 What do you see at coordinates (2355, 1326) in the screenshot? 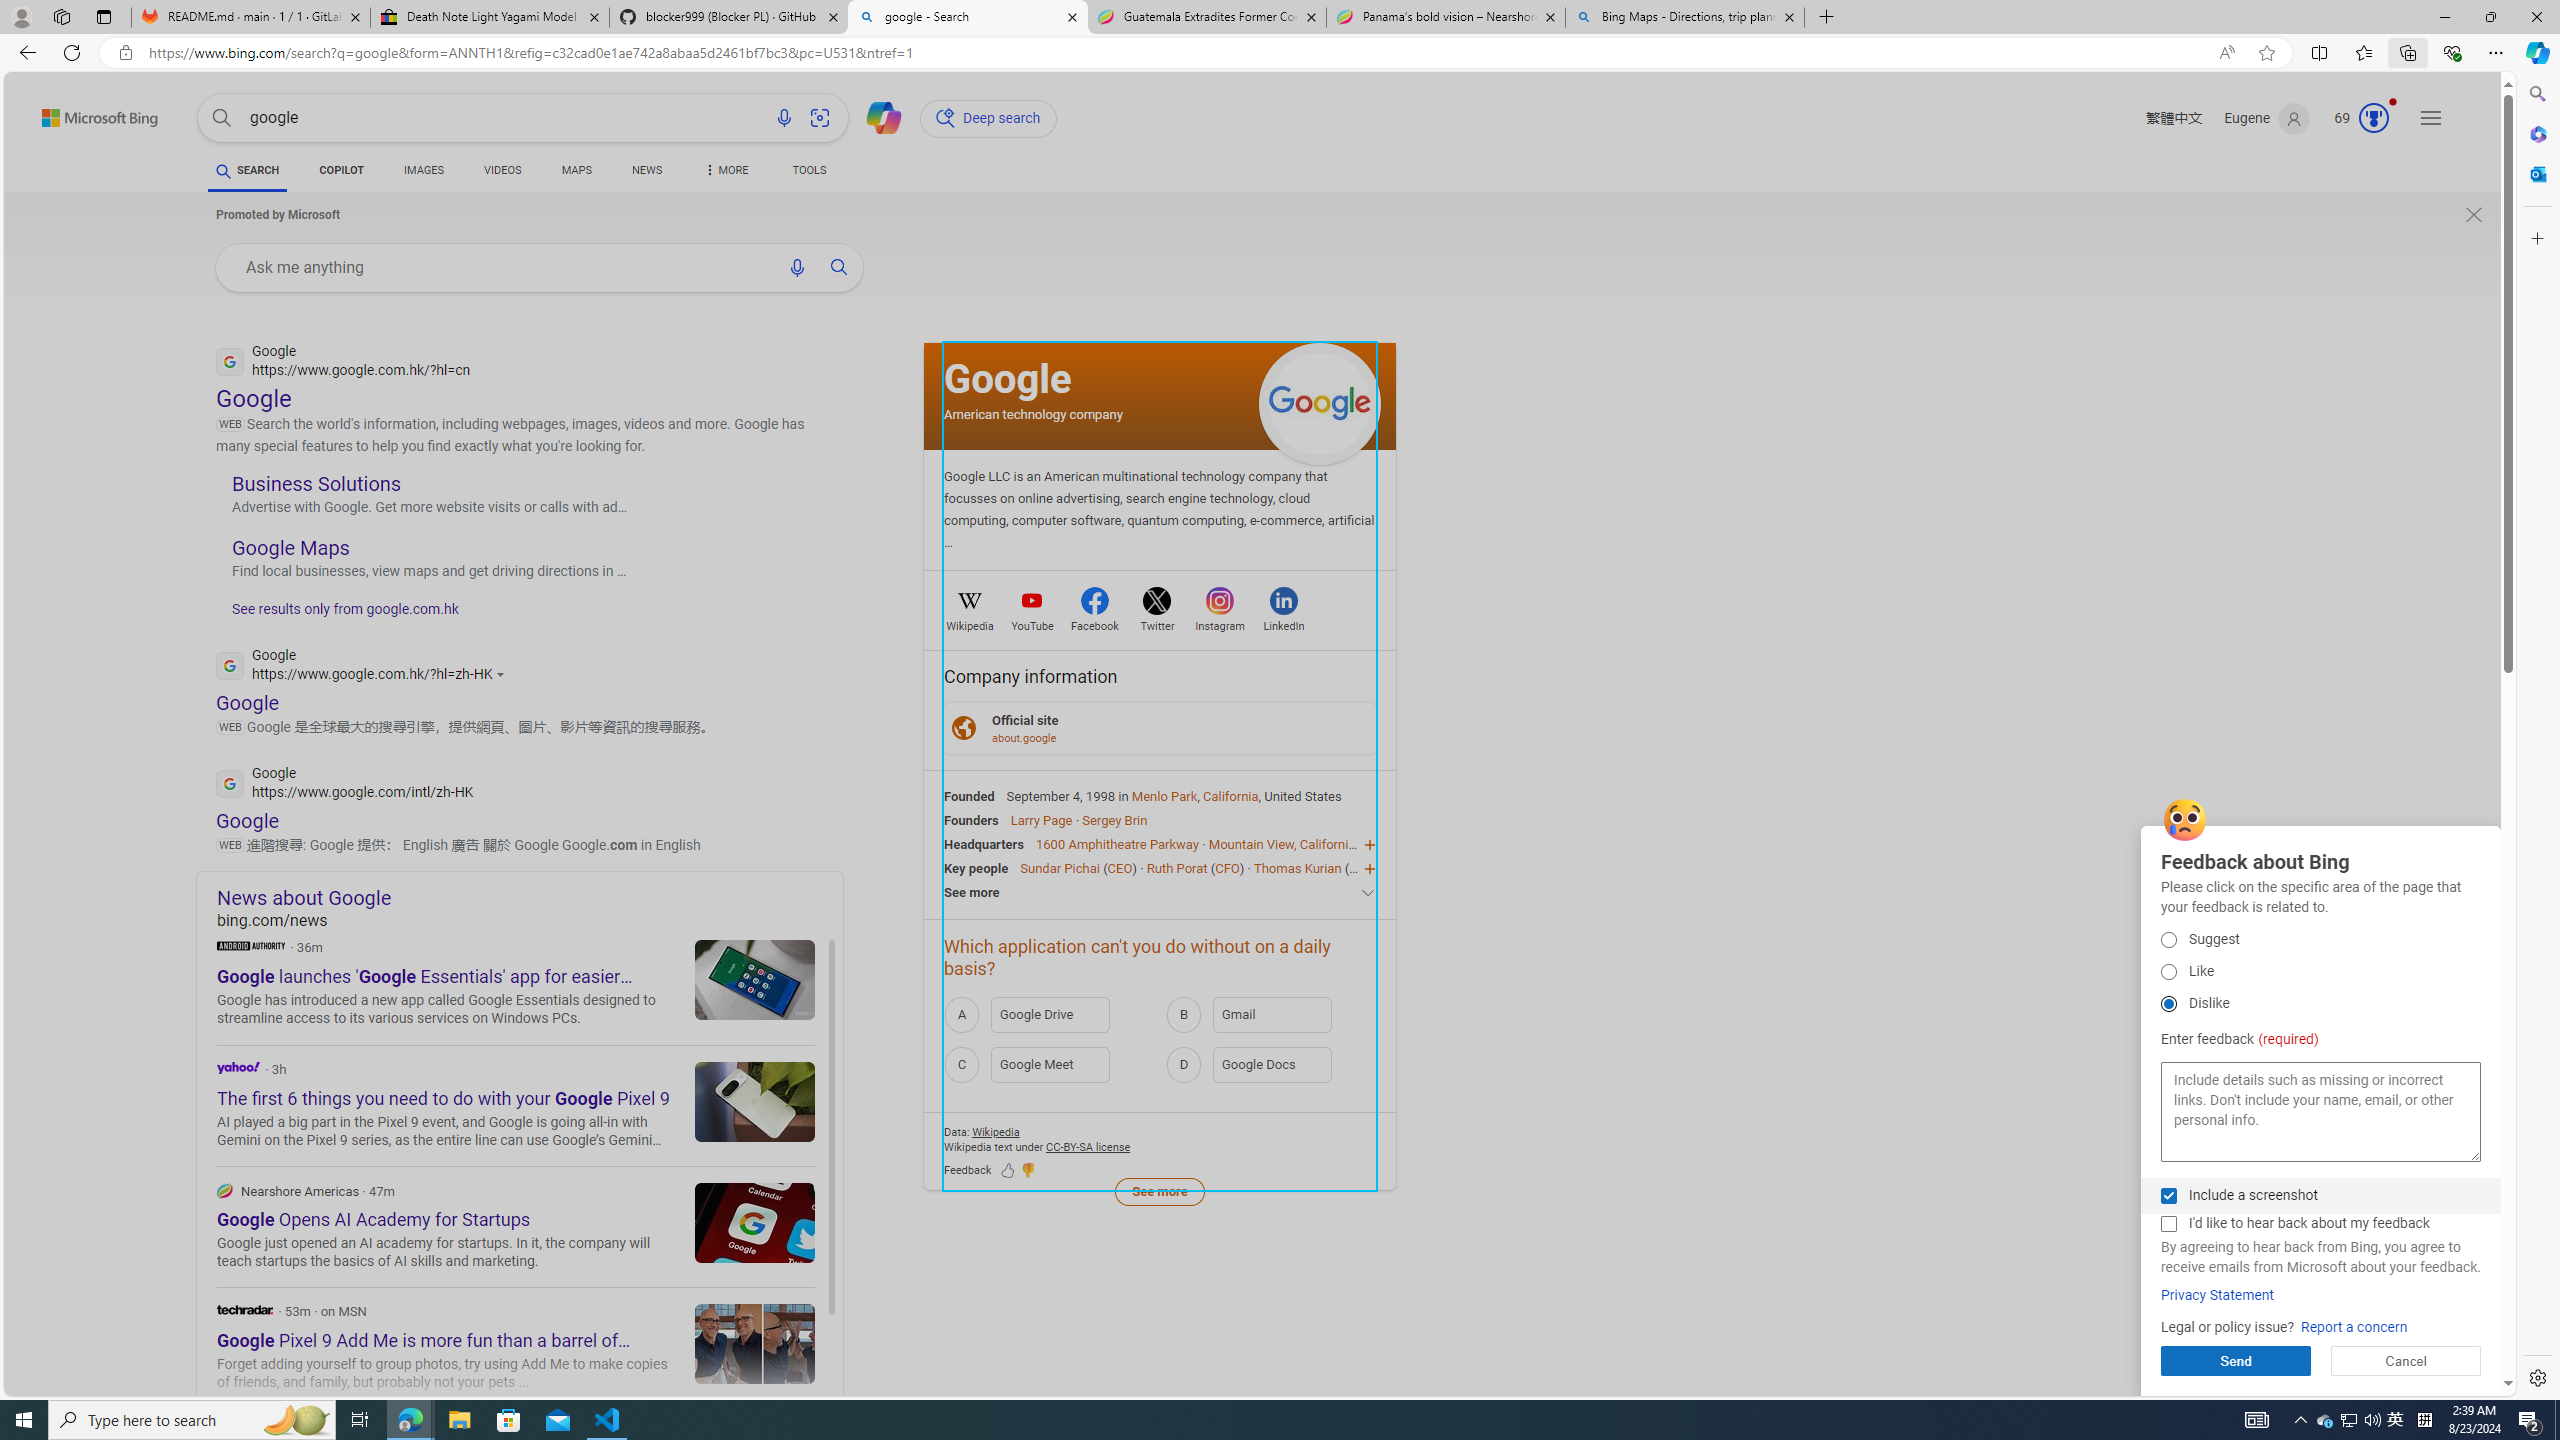
I see `'Report a concern'` at bounding box center [2355, 1326].